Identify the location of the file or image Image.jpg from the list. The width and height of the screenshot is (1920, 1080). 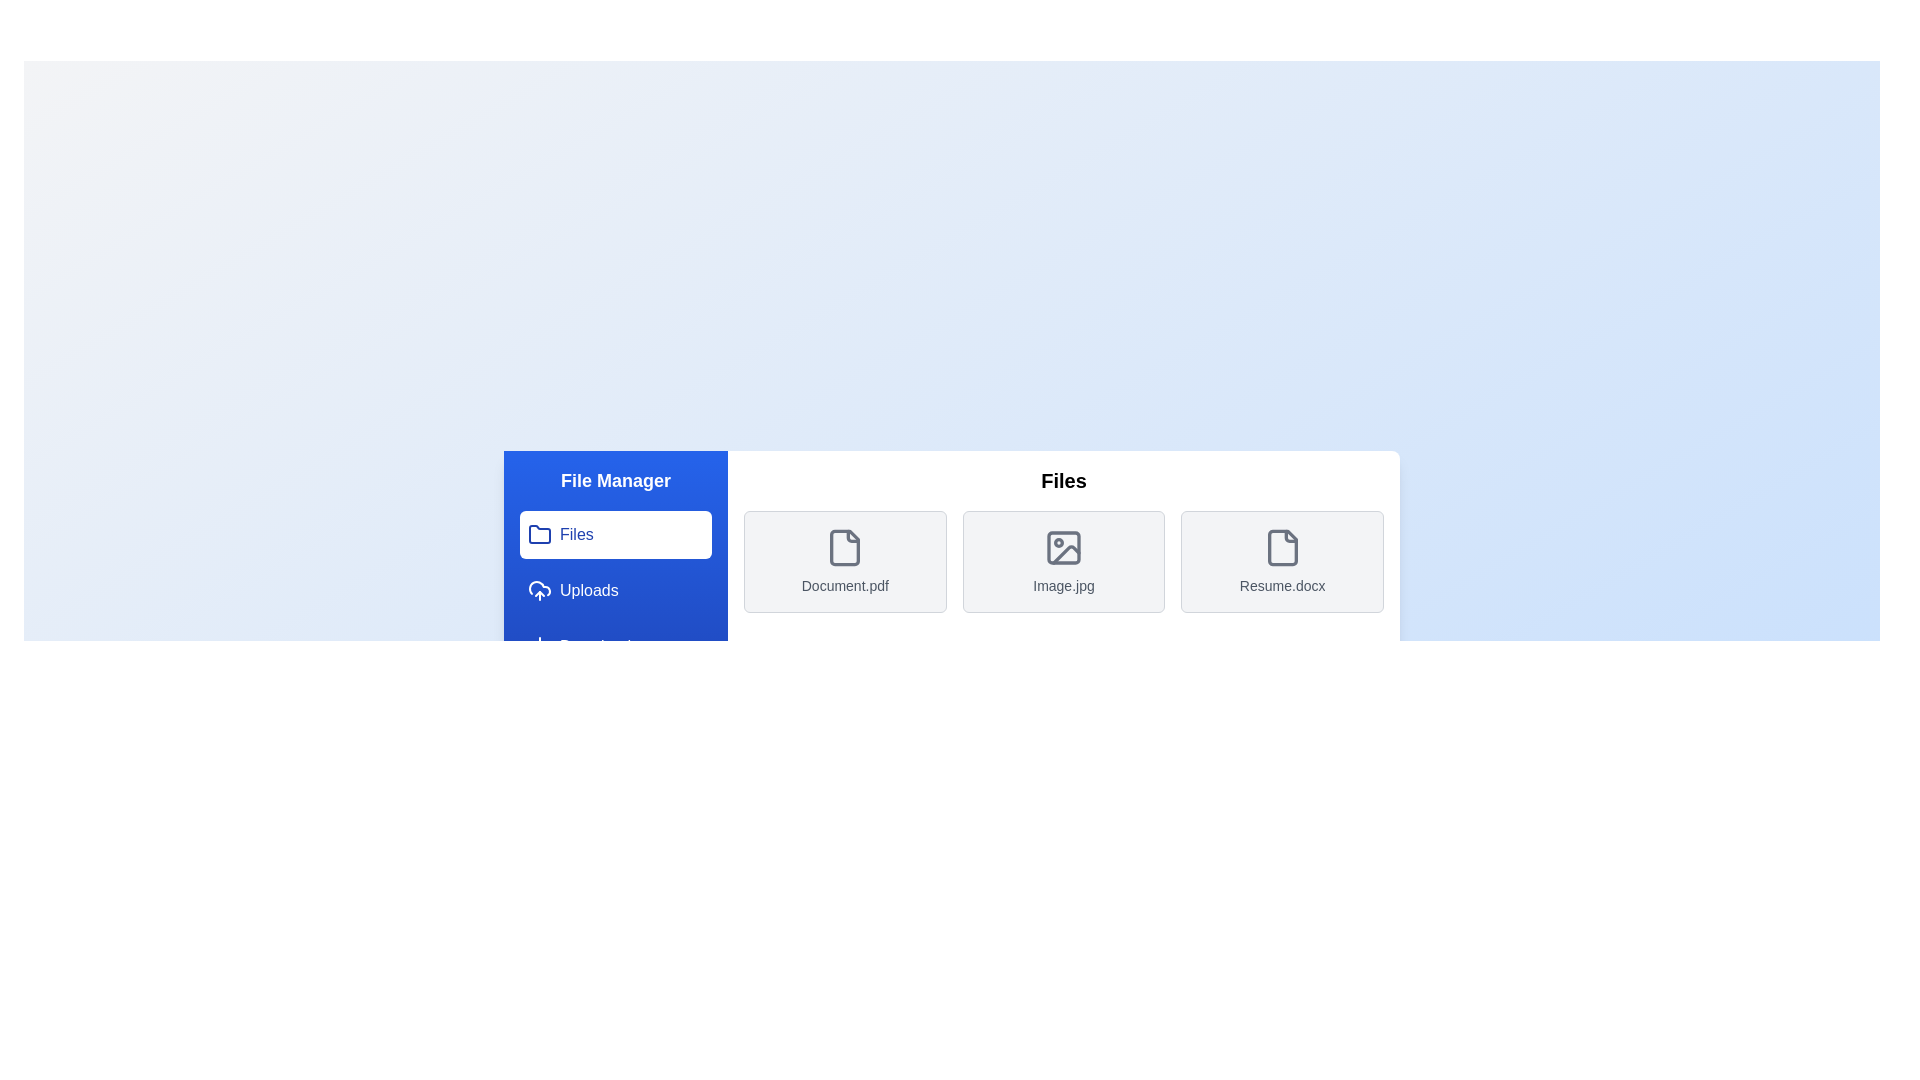
(1063, 562).